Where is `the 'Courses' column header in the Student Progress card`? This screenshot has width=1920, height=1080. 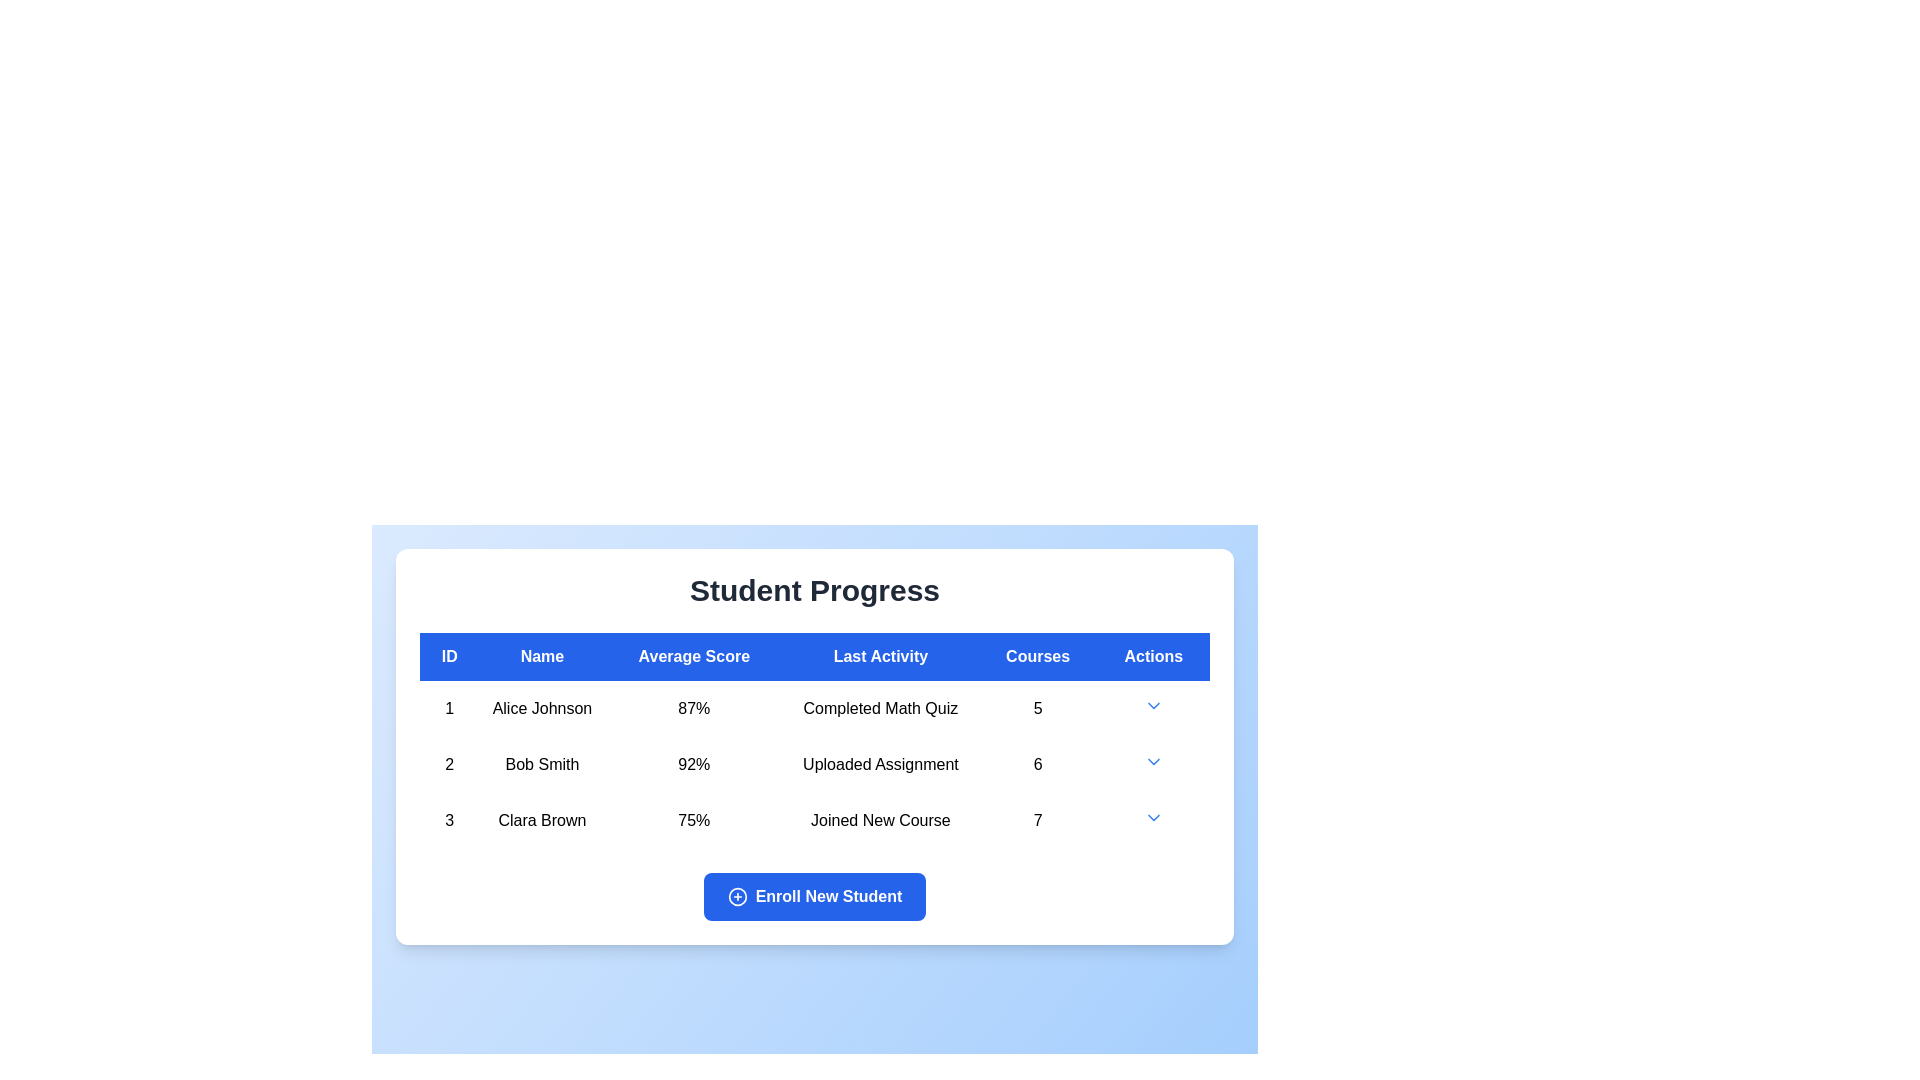 the 'Courses' column header in the Student Progress card is located at coordinates (1038, 656).